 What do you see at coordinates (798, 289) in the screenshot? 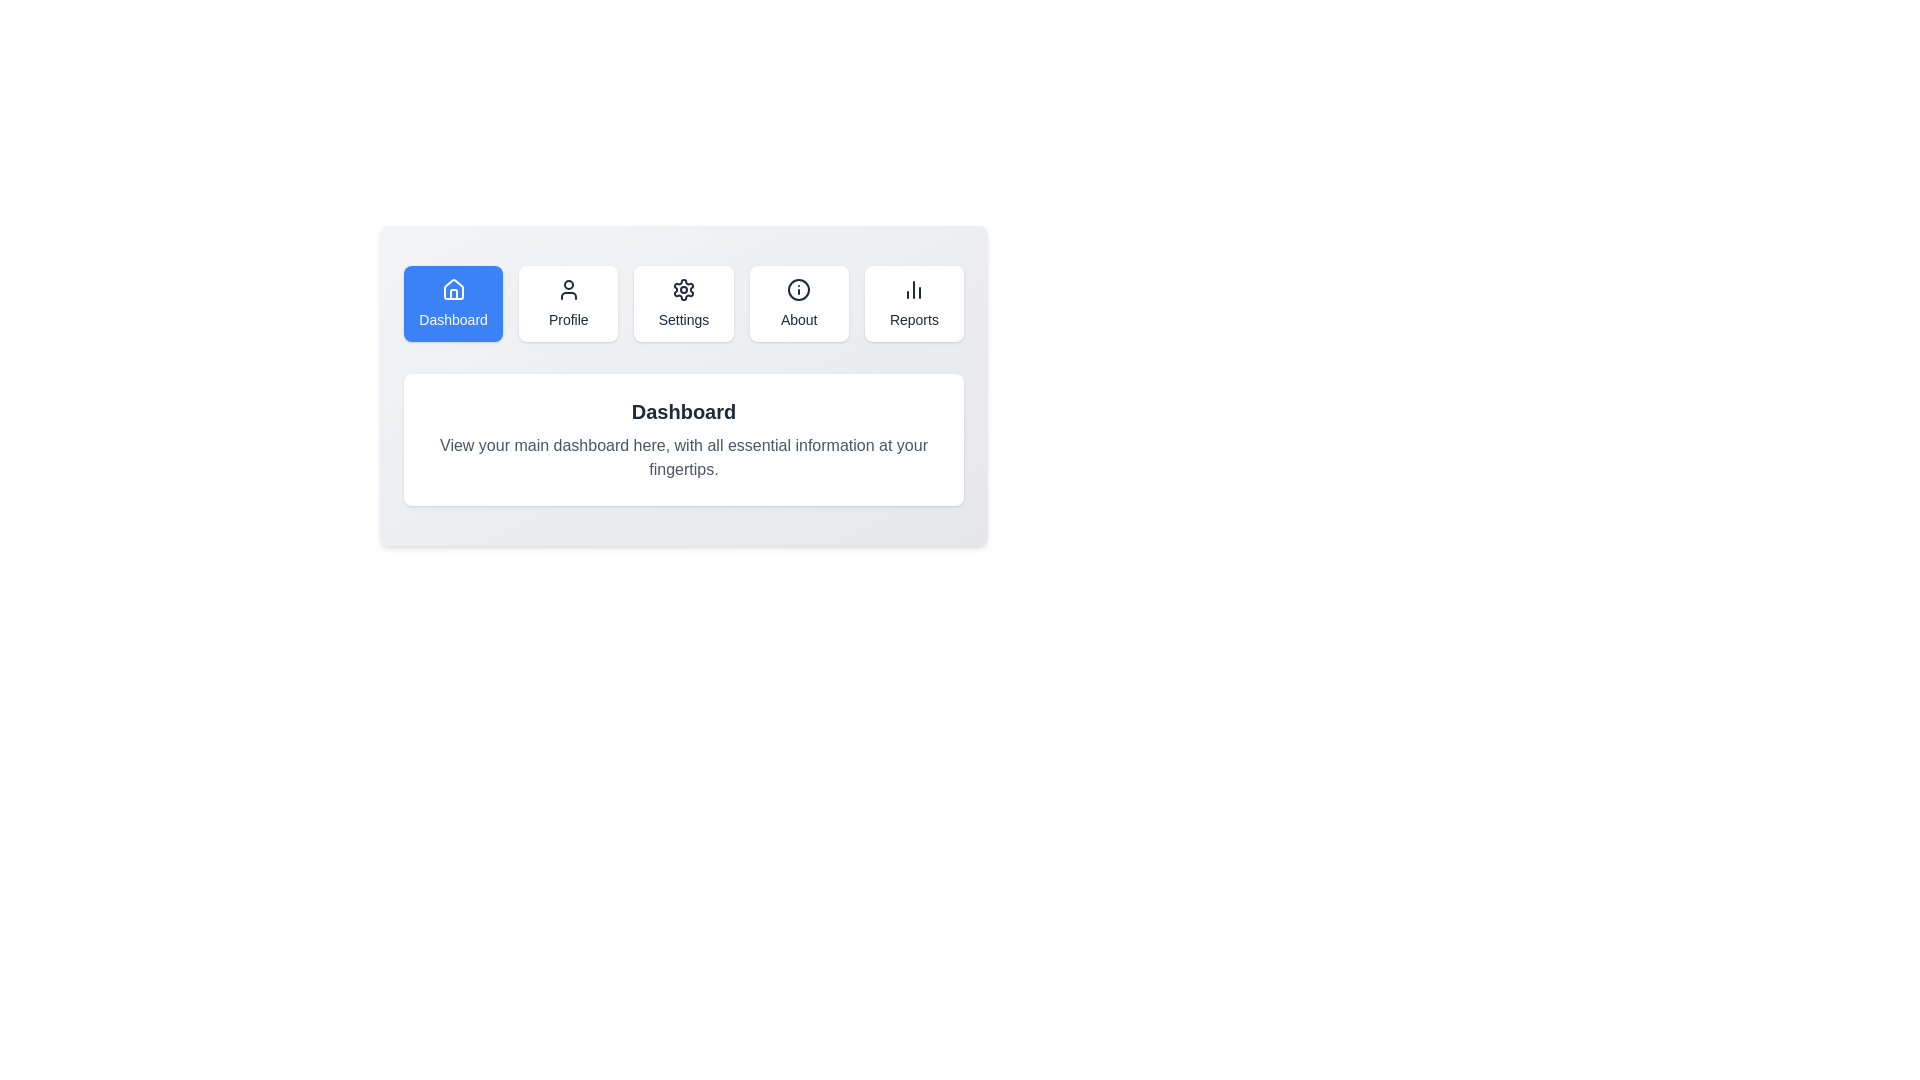
I see `the icon of the About tab to examine its visual details` at bounding box center [798, 289].